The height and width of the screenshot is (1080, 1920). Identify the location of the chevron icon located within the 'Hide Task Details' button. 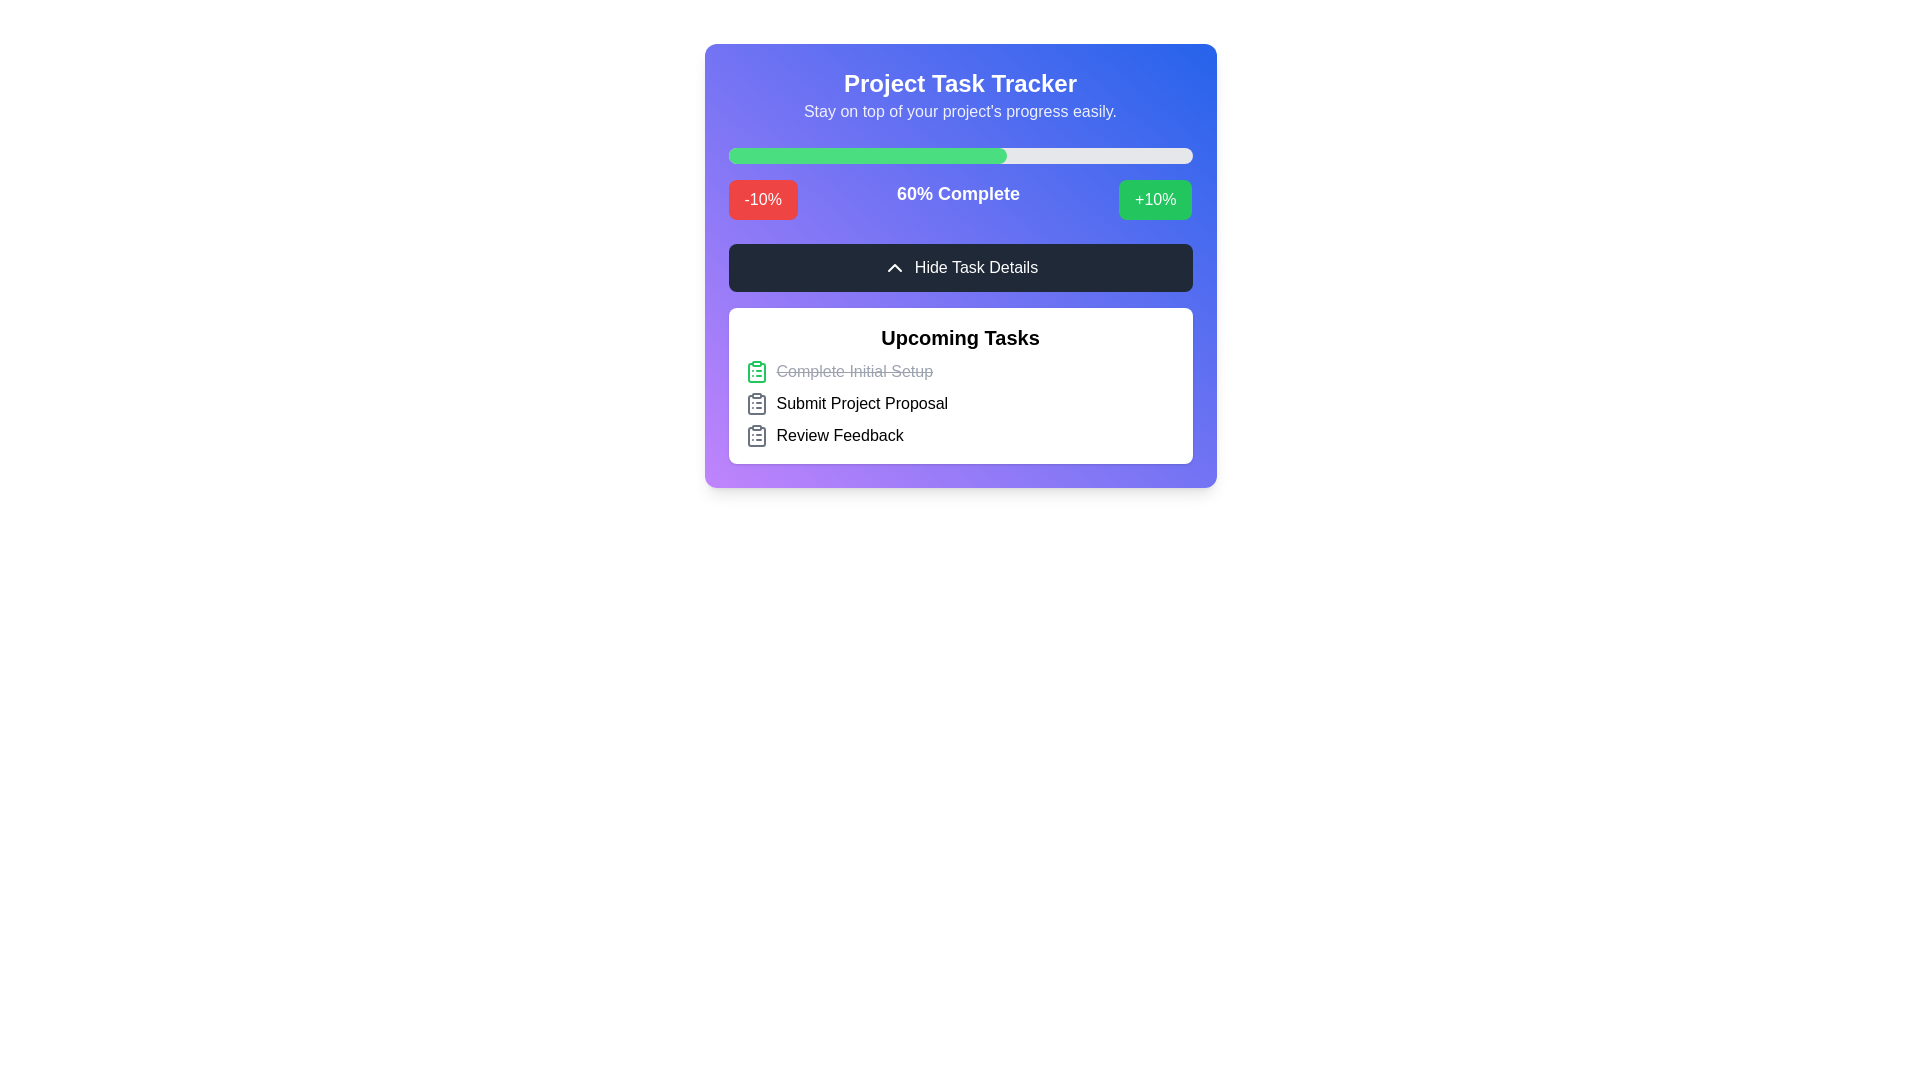
(893, 266).